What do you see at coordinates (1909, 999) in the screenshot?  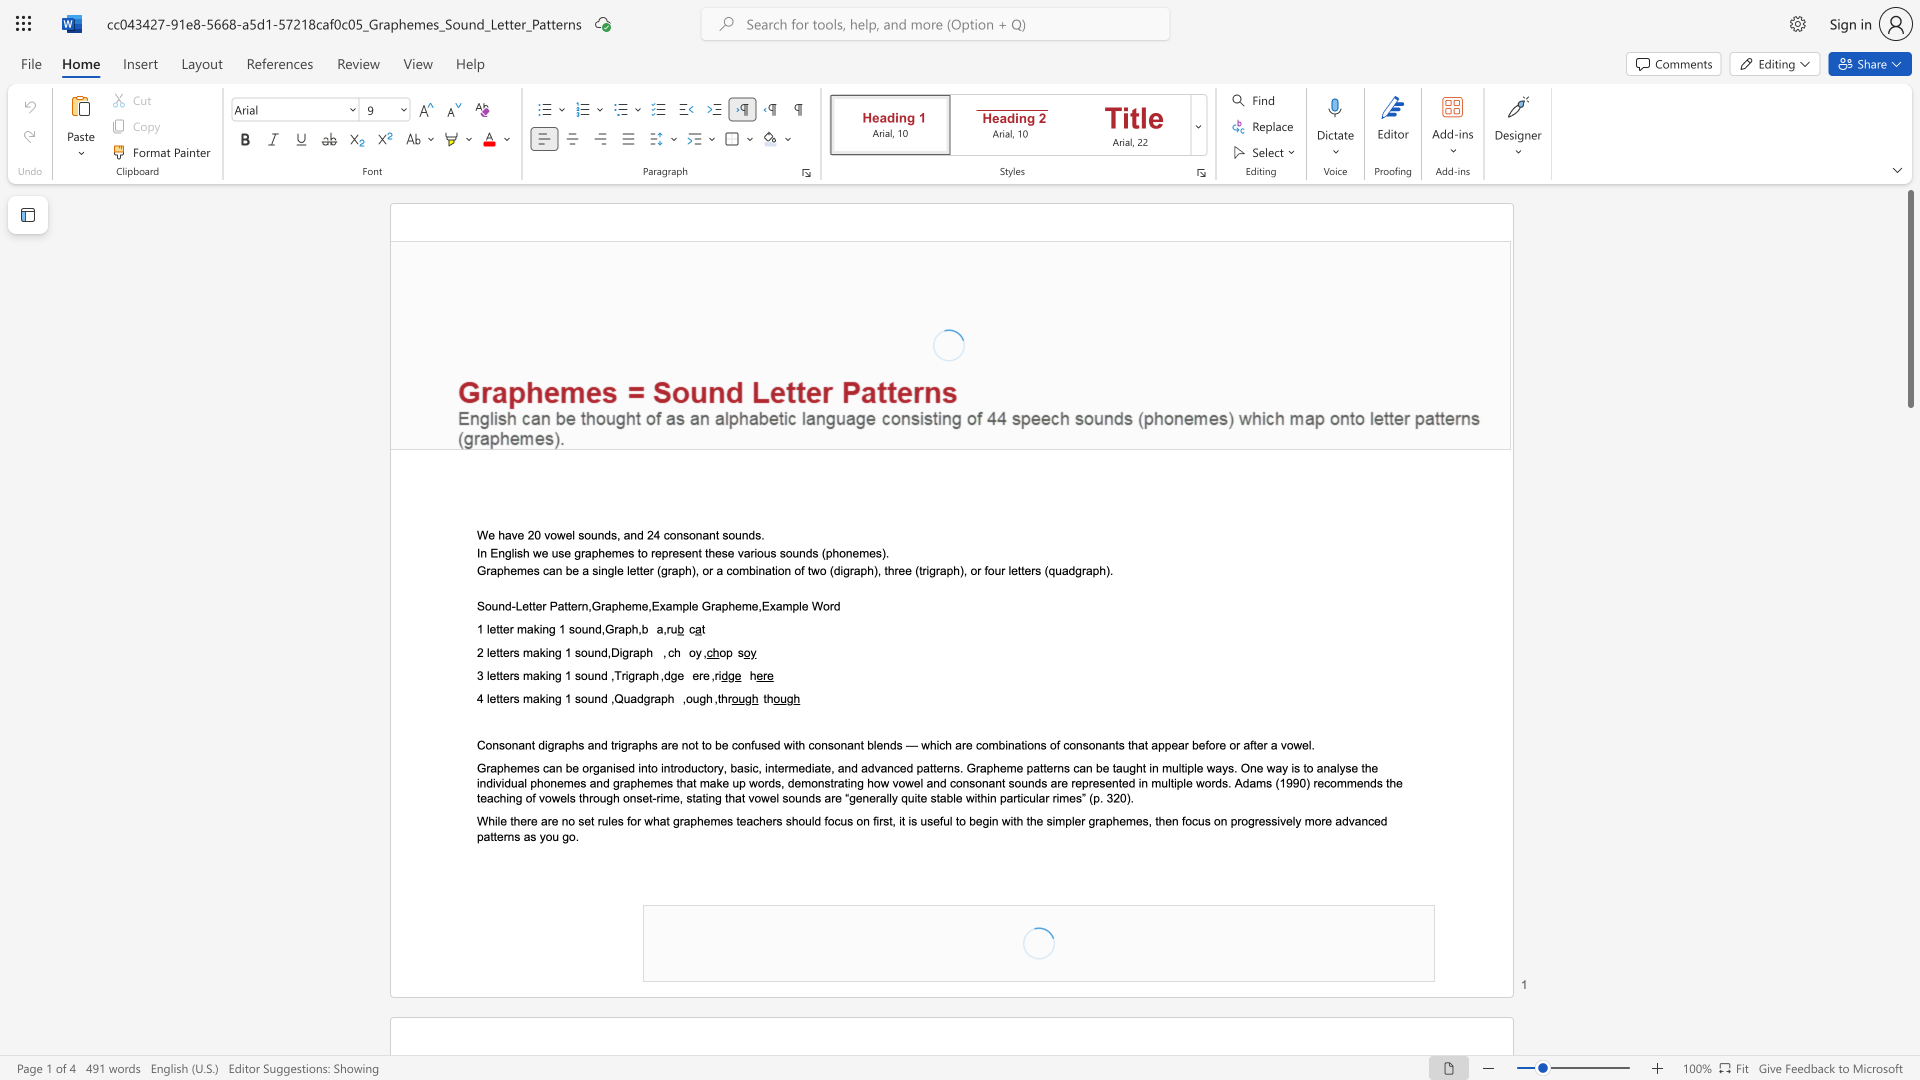 I see `the scrollbar to adjust the page downward` at bounding box center [1909, 999].